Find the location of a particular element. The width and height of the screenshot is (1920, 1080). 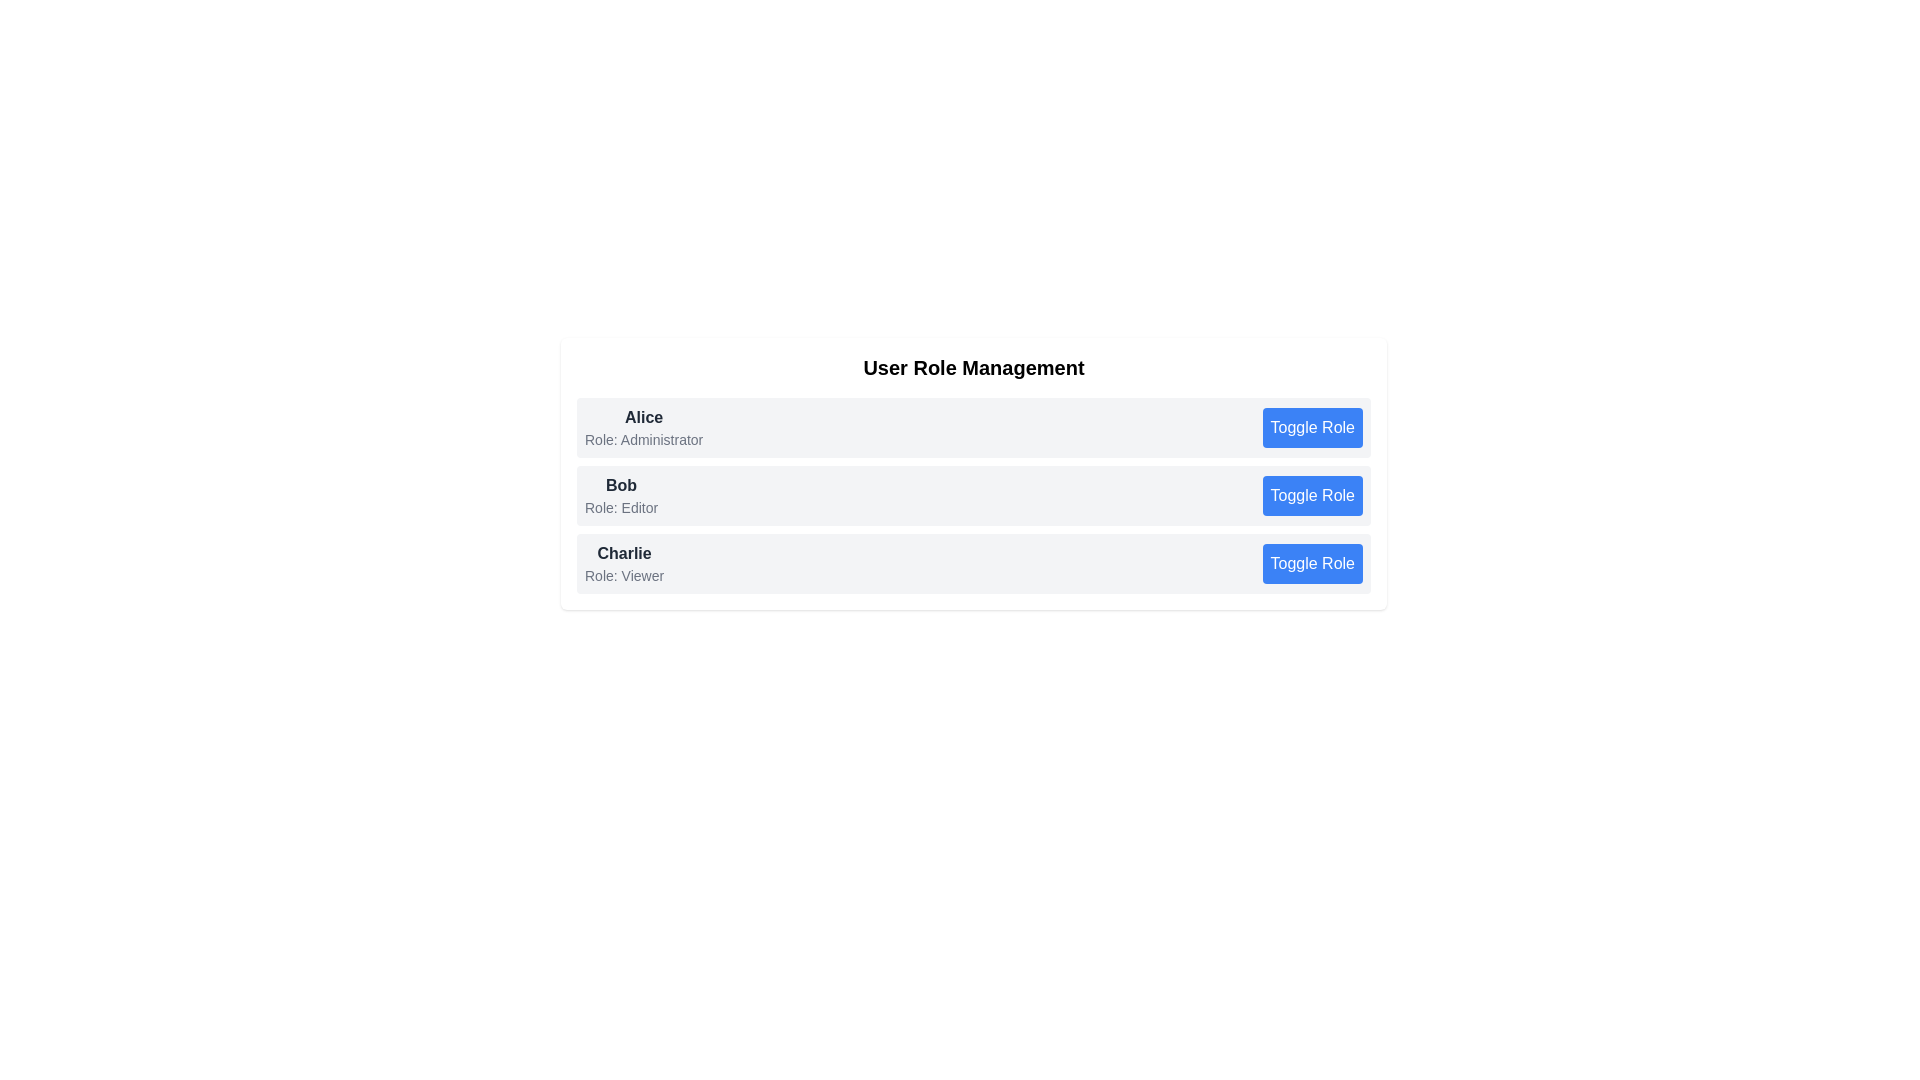

the static text label displaying 'Viewer' for the user 'Charlie', located directly beneath the name 'Charlie' in the user details list is located at coordinates (623, 575).